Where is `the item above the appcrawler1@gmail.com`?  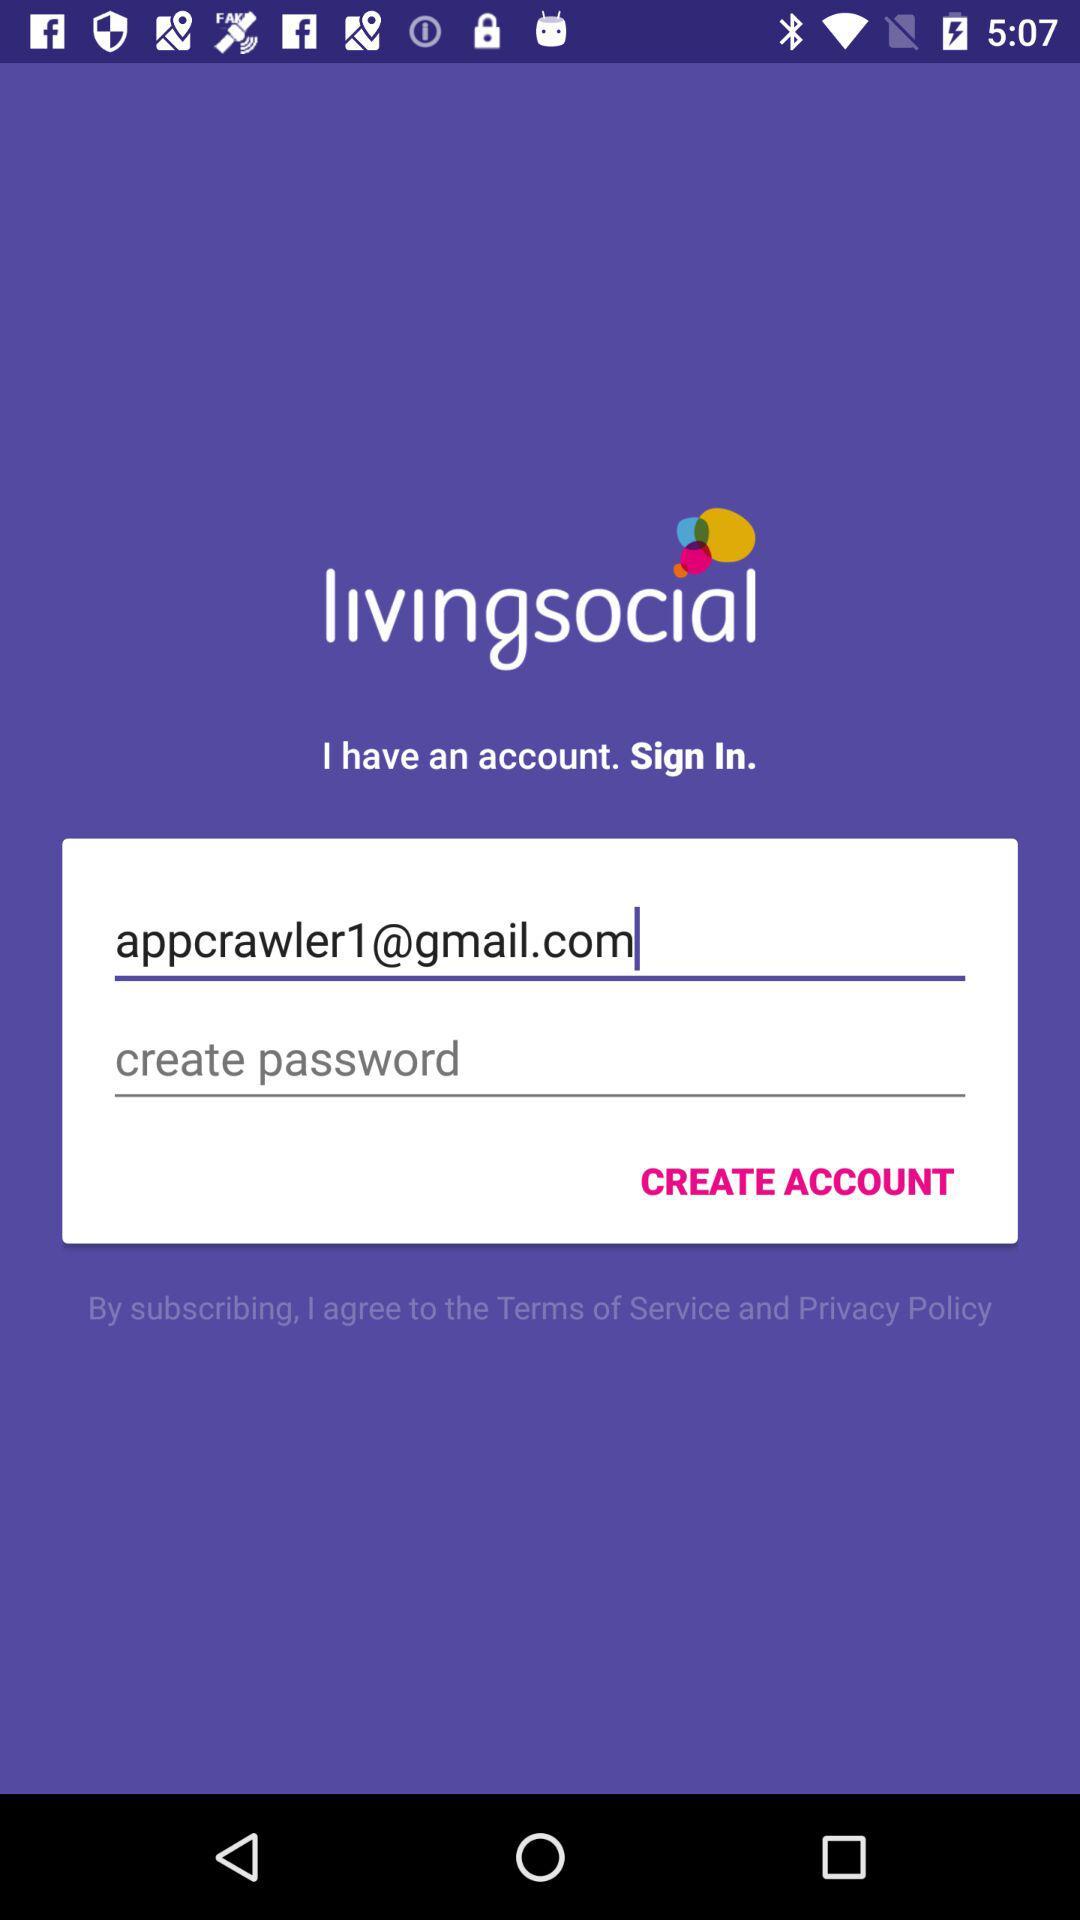 the item above the appcrawler1@gmail.com is located at coordinates (538, 753).